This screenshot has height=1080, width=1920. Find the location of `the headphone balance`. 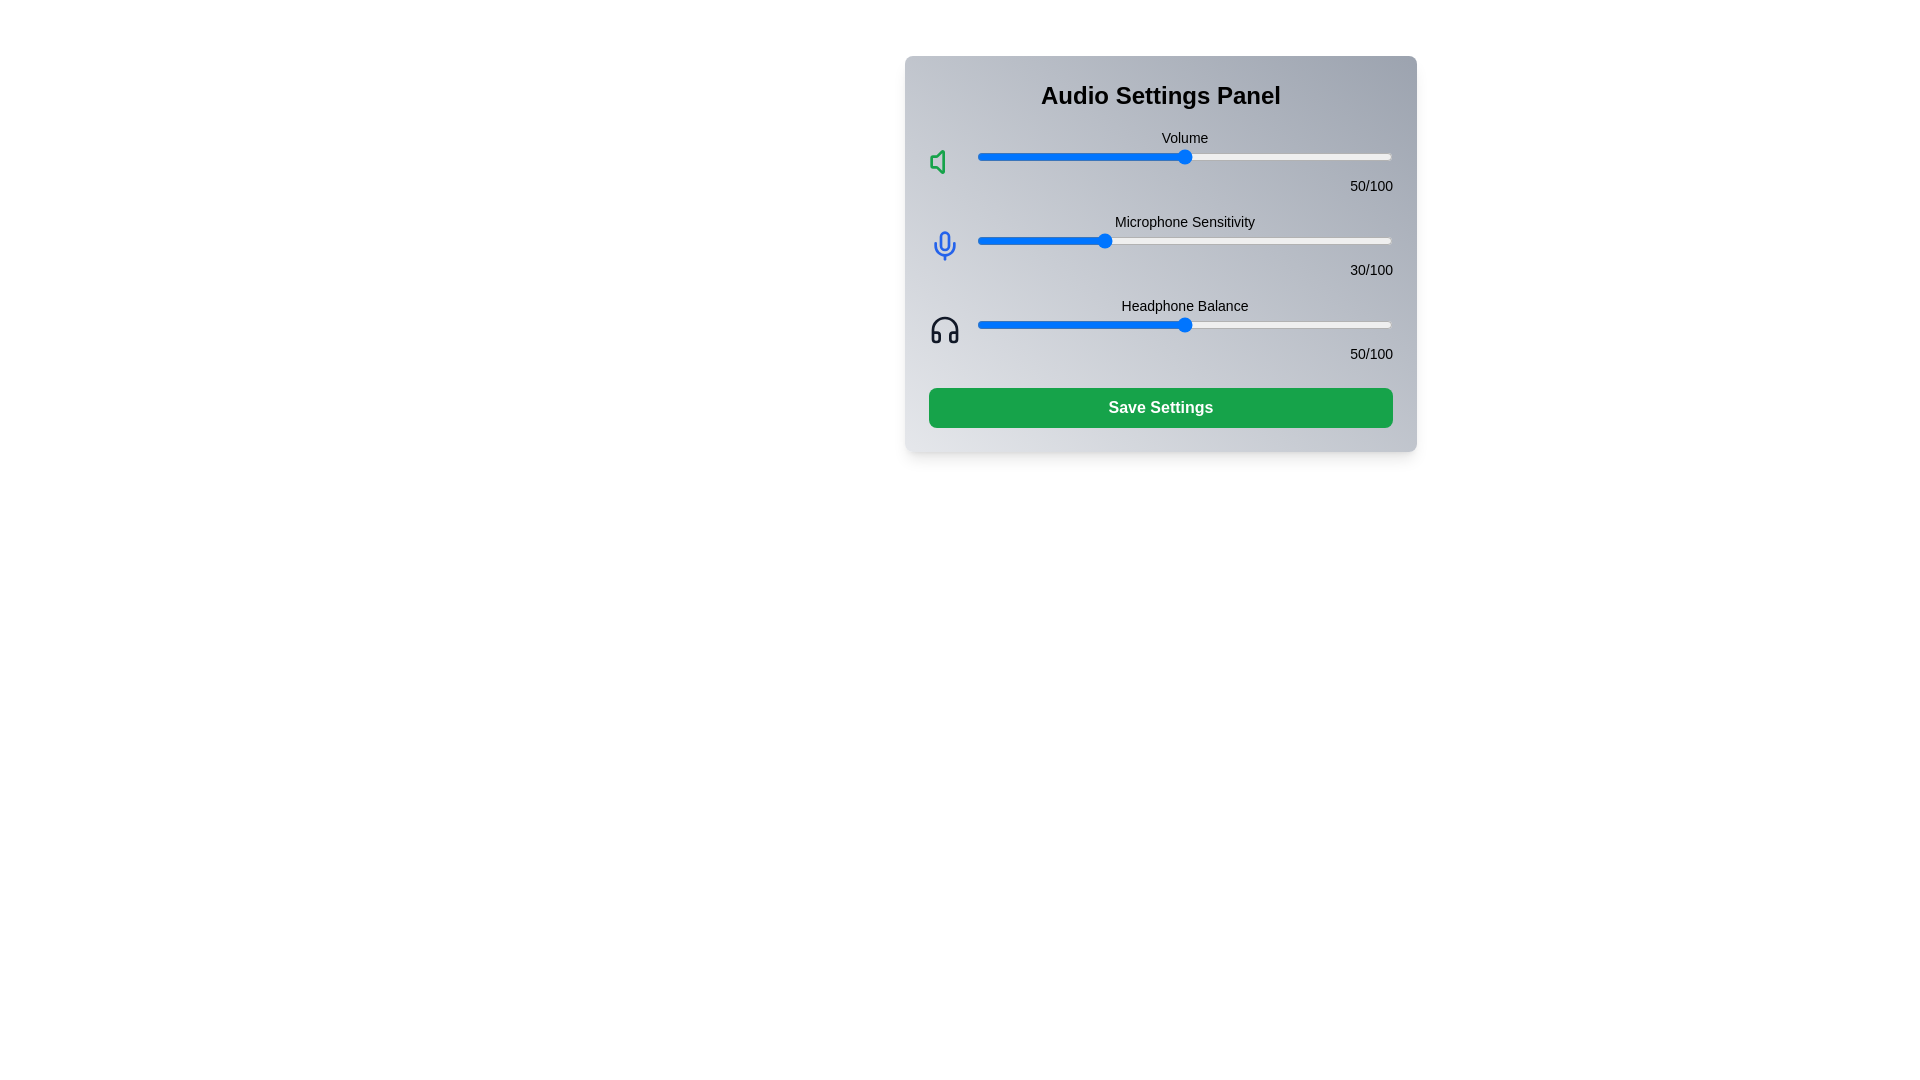

the headphone balance is located at coordinates (1305, 323).